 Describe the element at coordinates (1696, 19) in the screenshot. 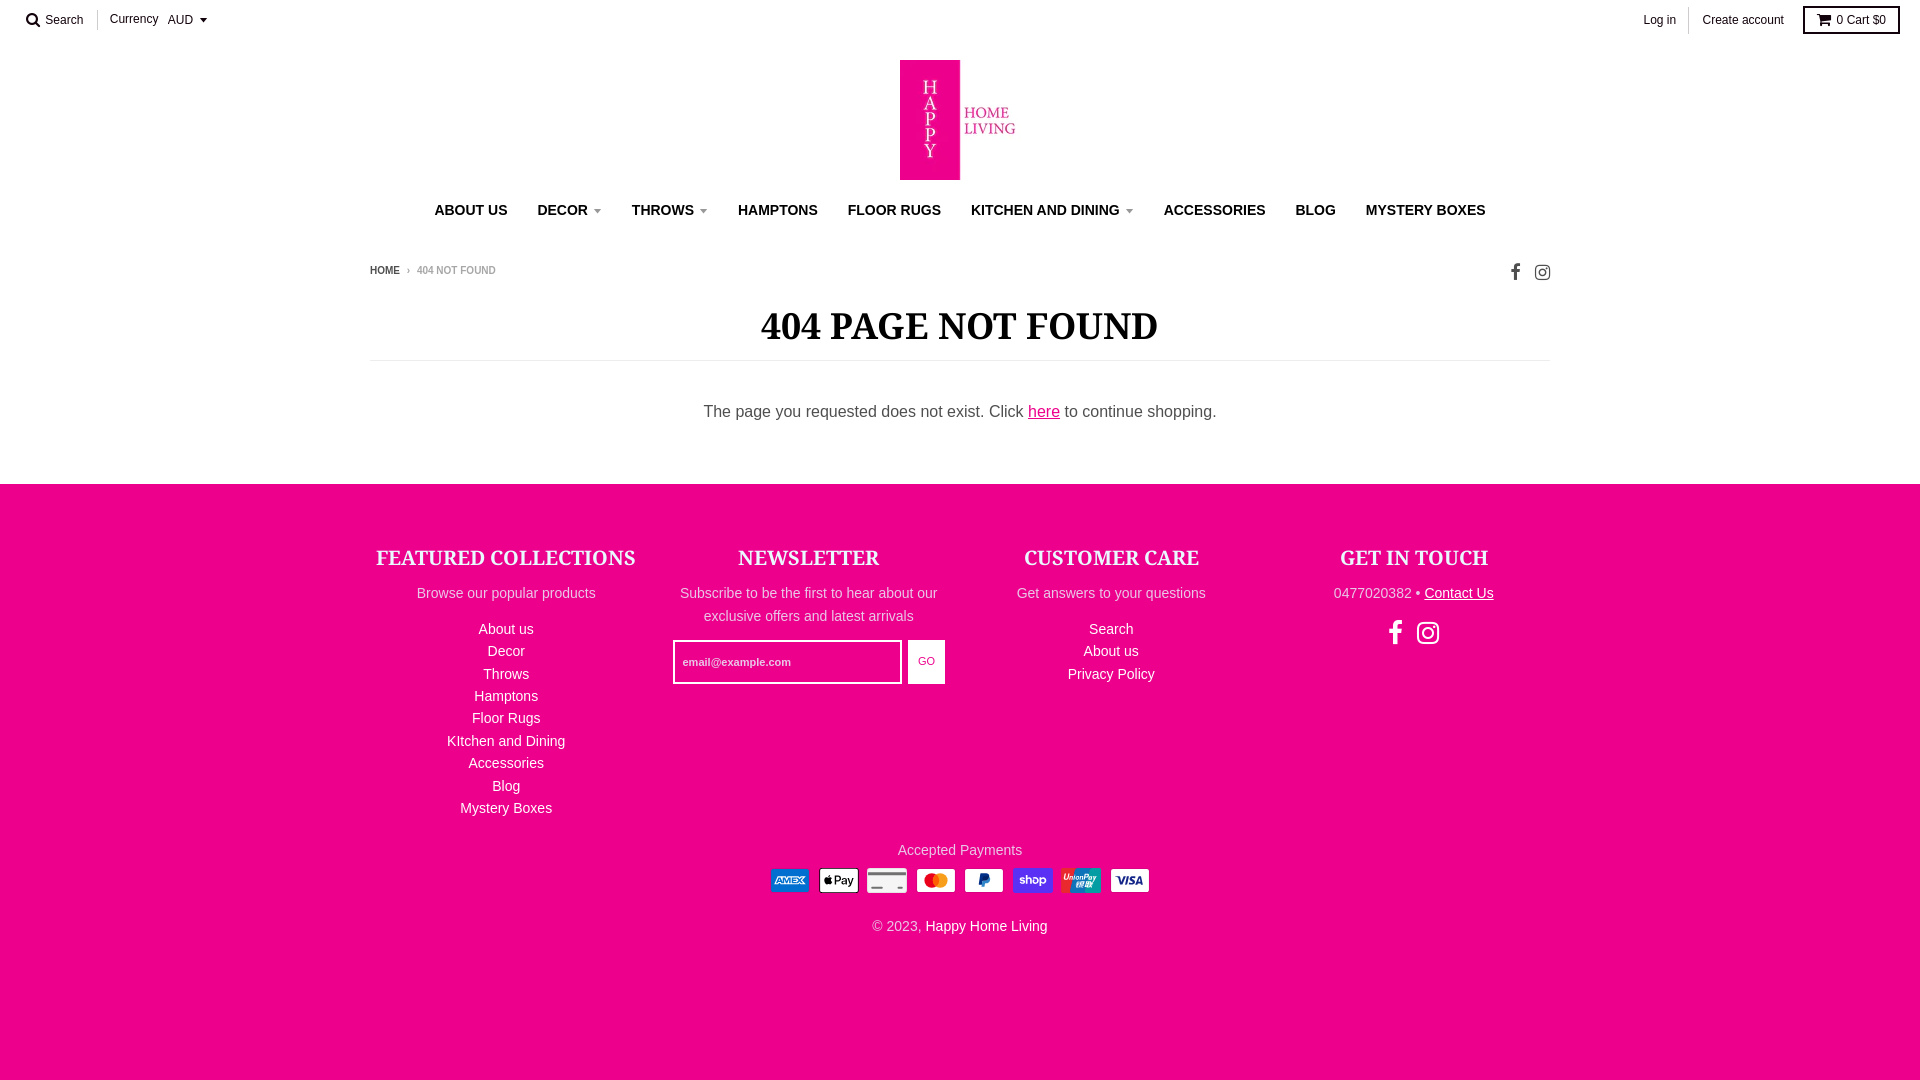

I see `'Create account'` at that location.